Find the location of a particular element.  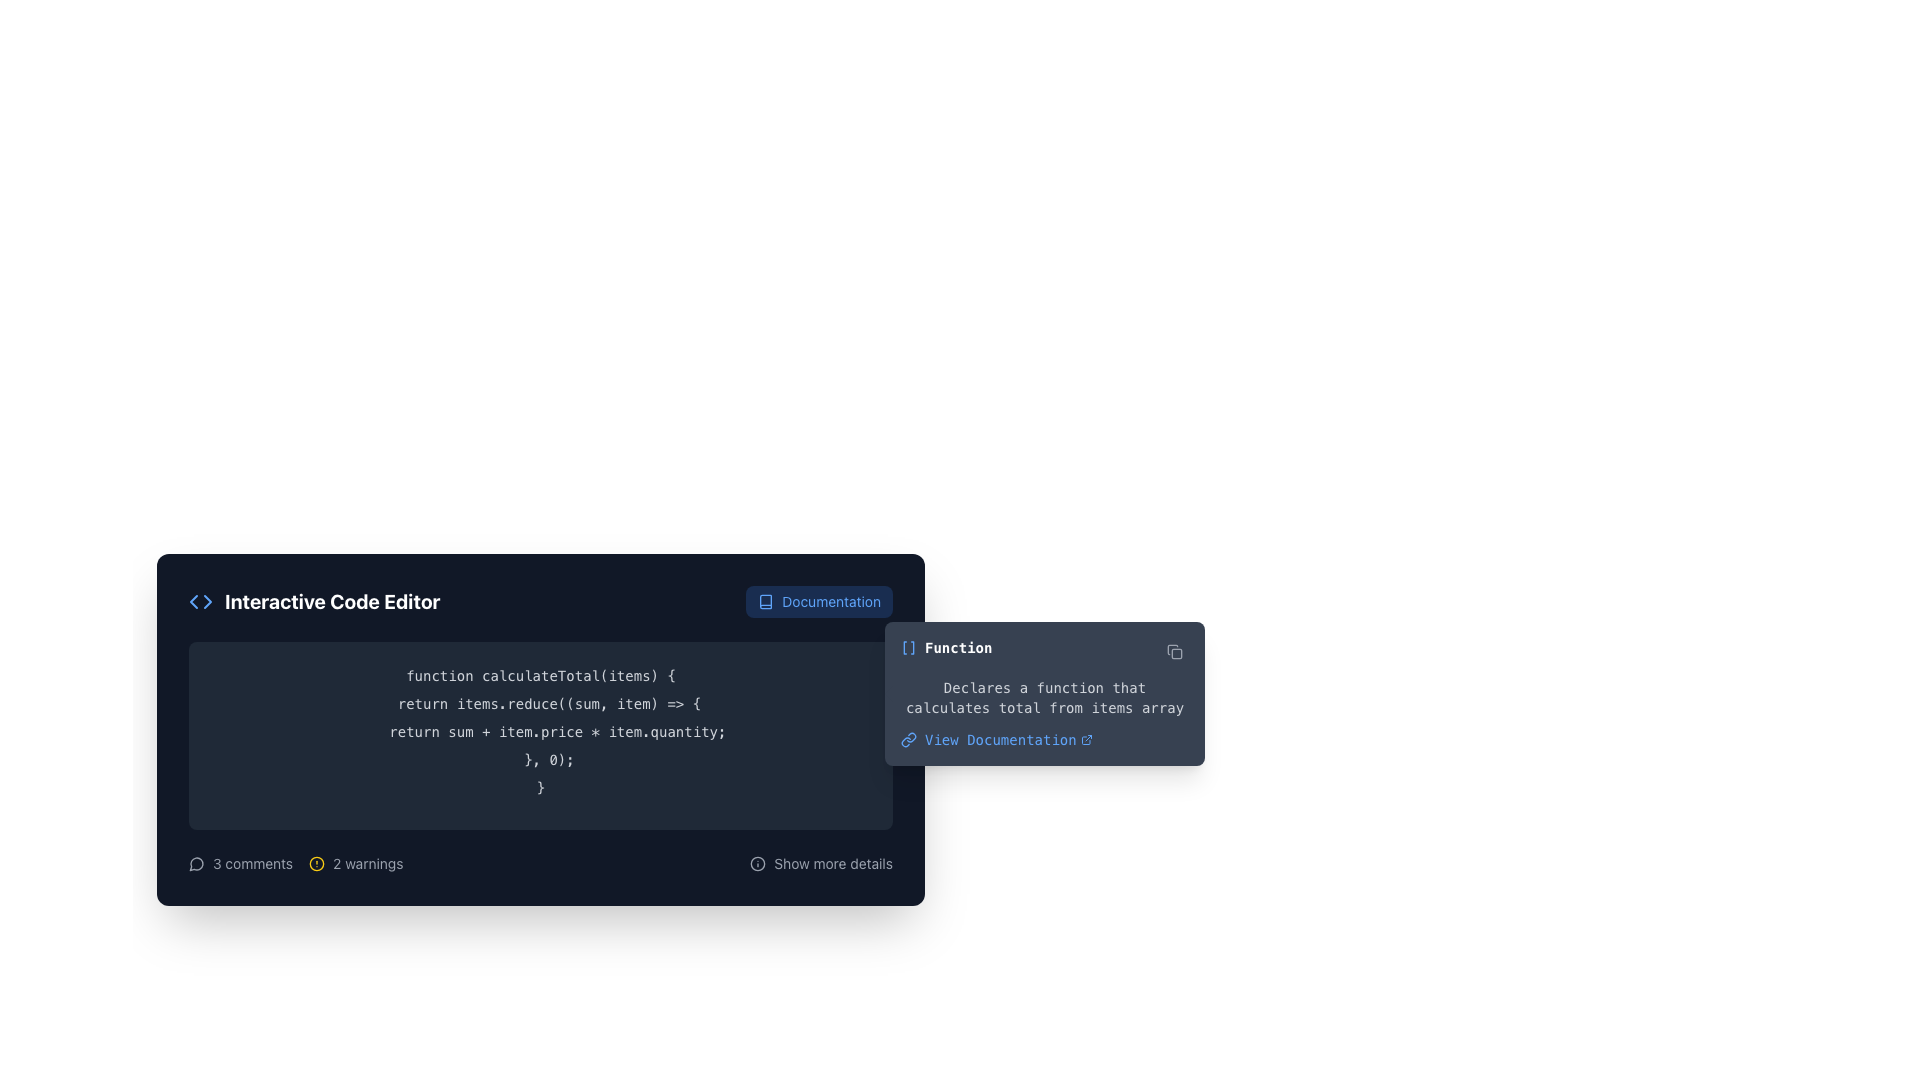

the small light blue link icon depicted as an SVG graphic, which is positioned to the left and slightly above the text link labeled 'View Documentation' is located at coordinates (907, 740).